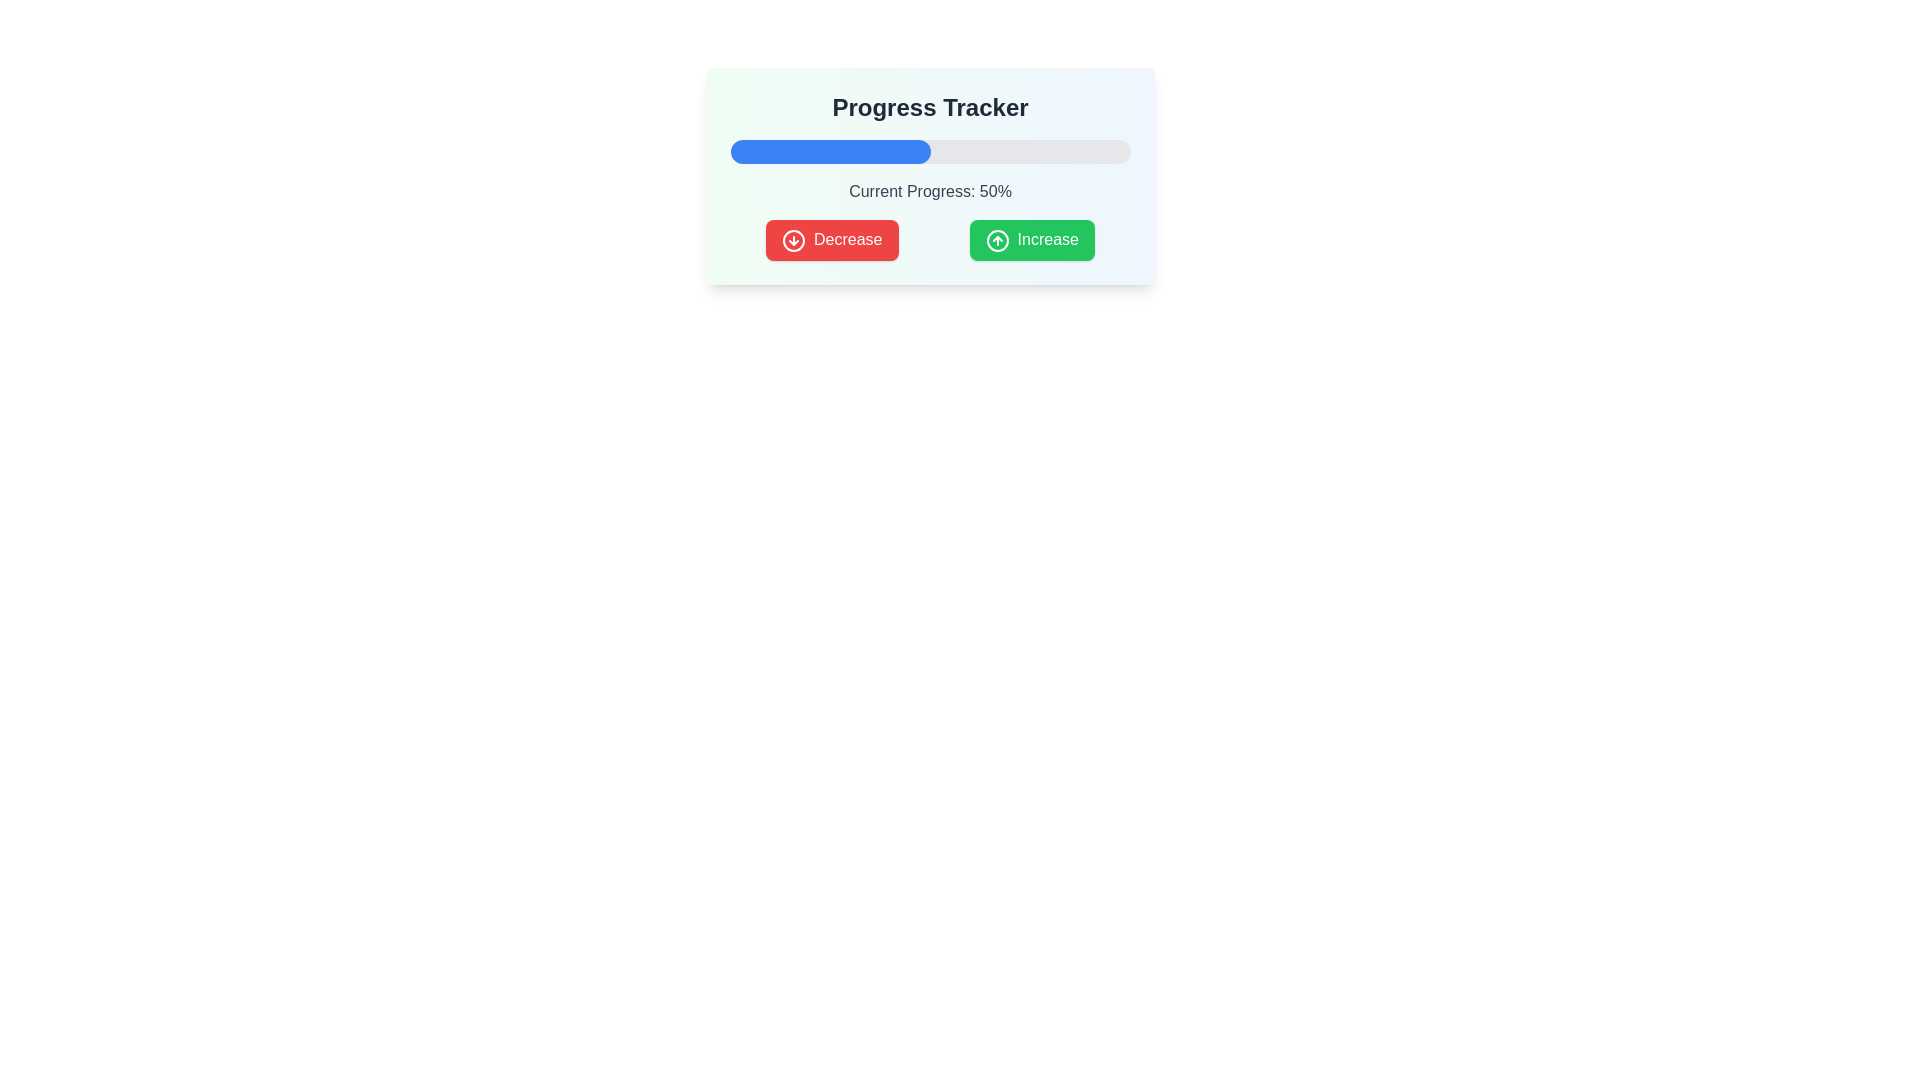  What do you see at coordinates (1032, 239) in the screenshot?
I see `the bright green button labeled 'Increase' with a rounded shape and an upward arrow icon` at bounding box center [1032, 239].